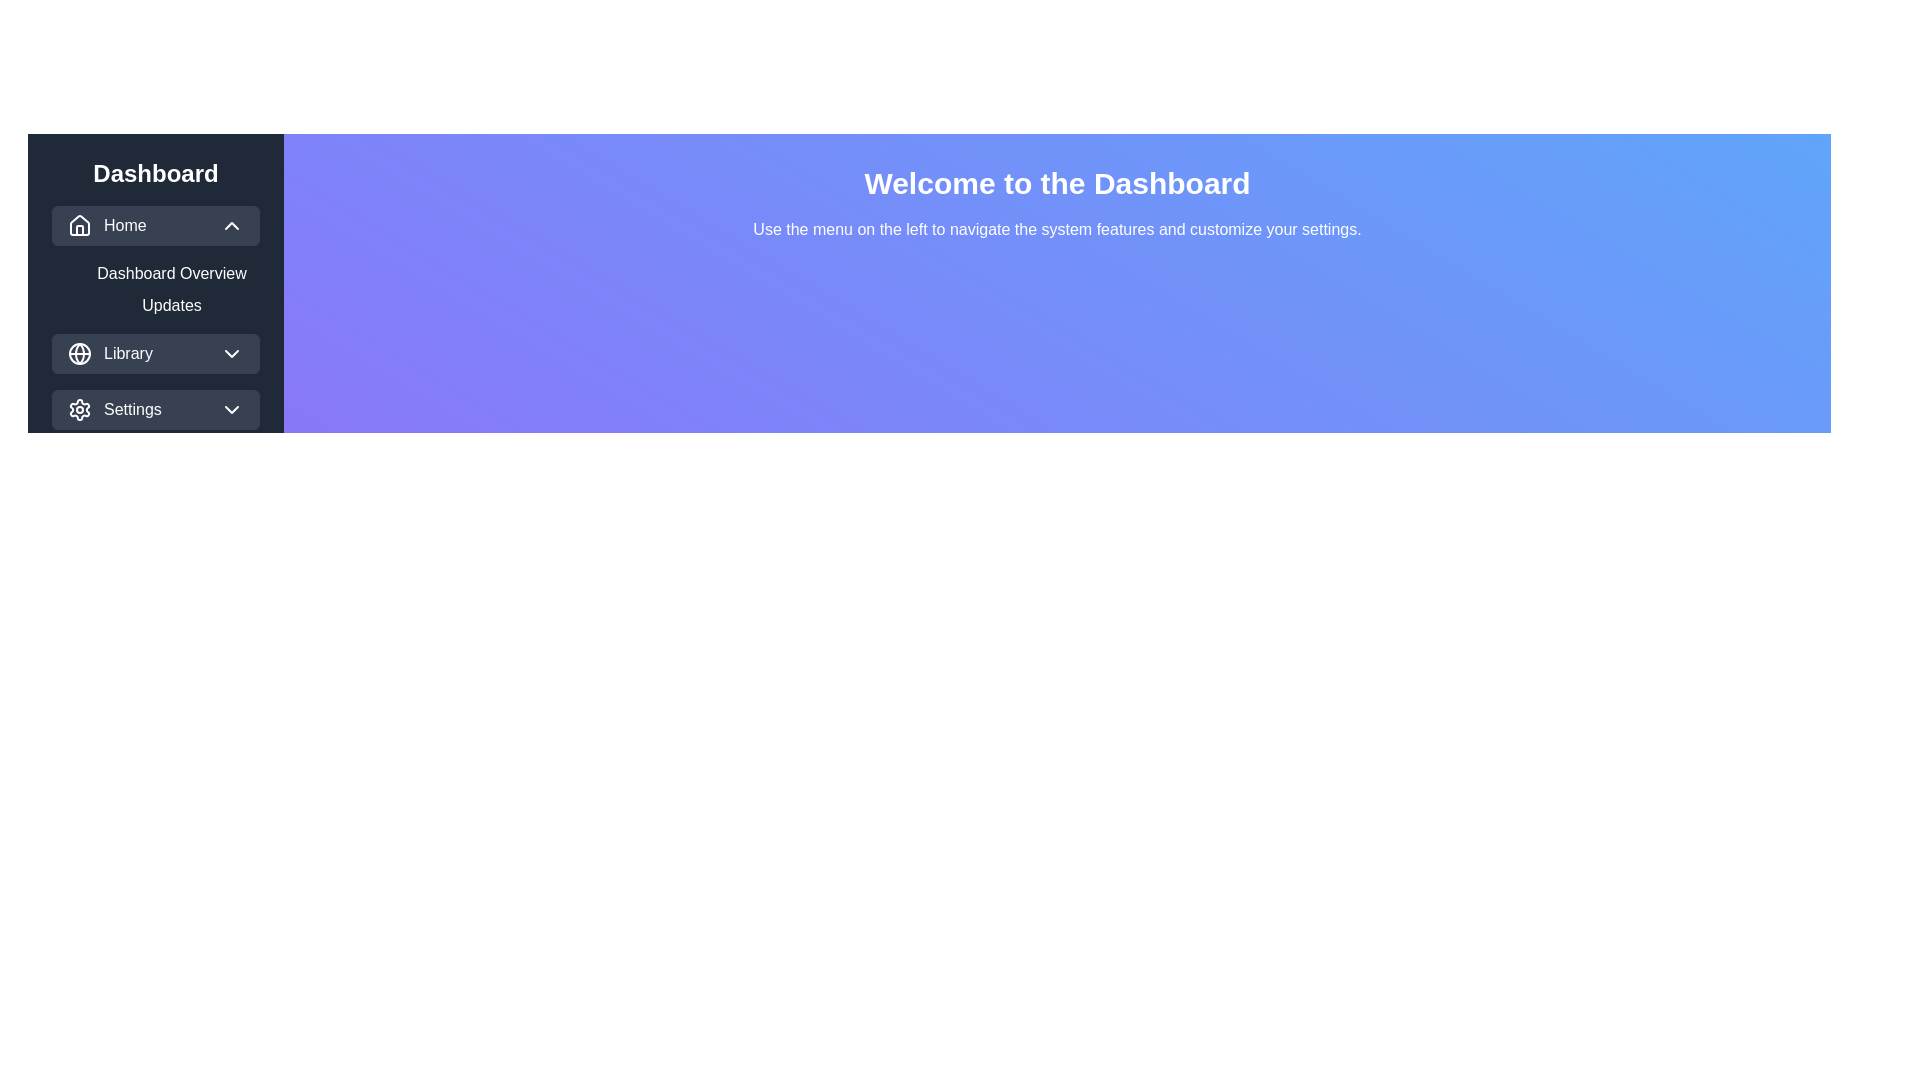  What do you see at coordinates (80, 408) in the screenshot?
I see `the 'Settings' icon located in the sidebar navigation panel, which is positioned to the left of the 'Settings' label` at bounding box center [80, 408].